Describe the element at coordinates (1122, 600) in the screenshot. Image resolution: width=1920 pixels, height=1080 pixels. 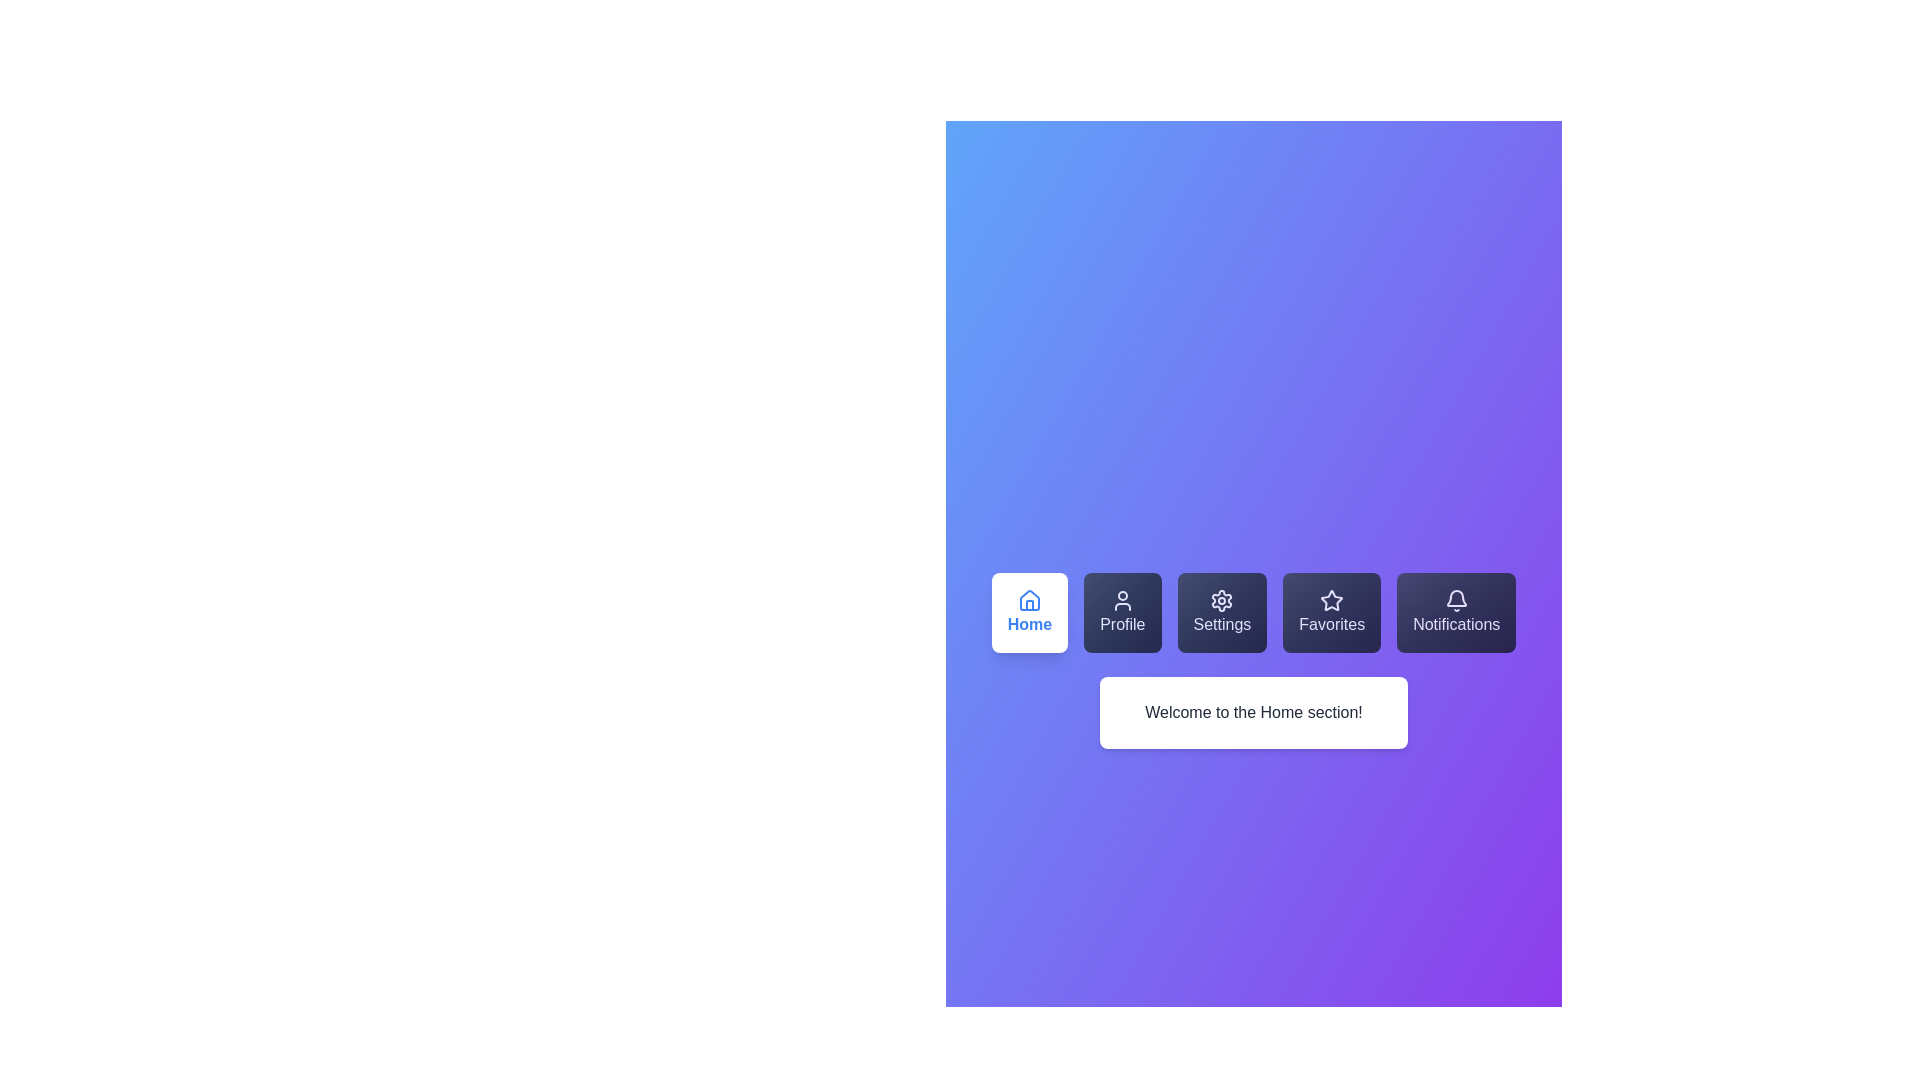
I see `the user icon, which is a circular outline of a head and torso in white, located within the 'Profile' button, the second button in the horizontal navigation row at the top of the application interface` at that location.